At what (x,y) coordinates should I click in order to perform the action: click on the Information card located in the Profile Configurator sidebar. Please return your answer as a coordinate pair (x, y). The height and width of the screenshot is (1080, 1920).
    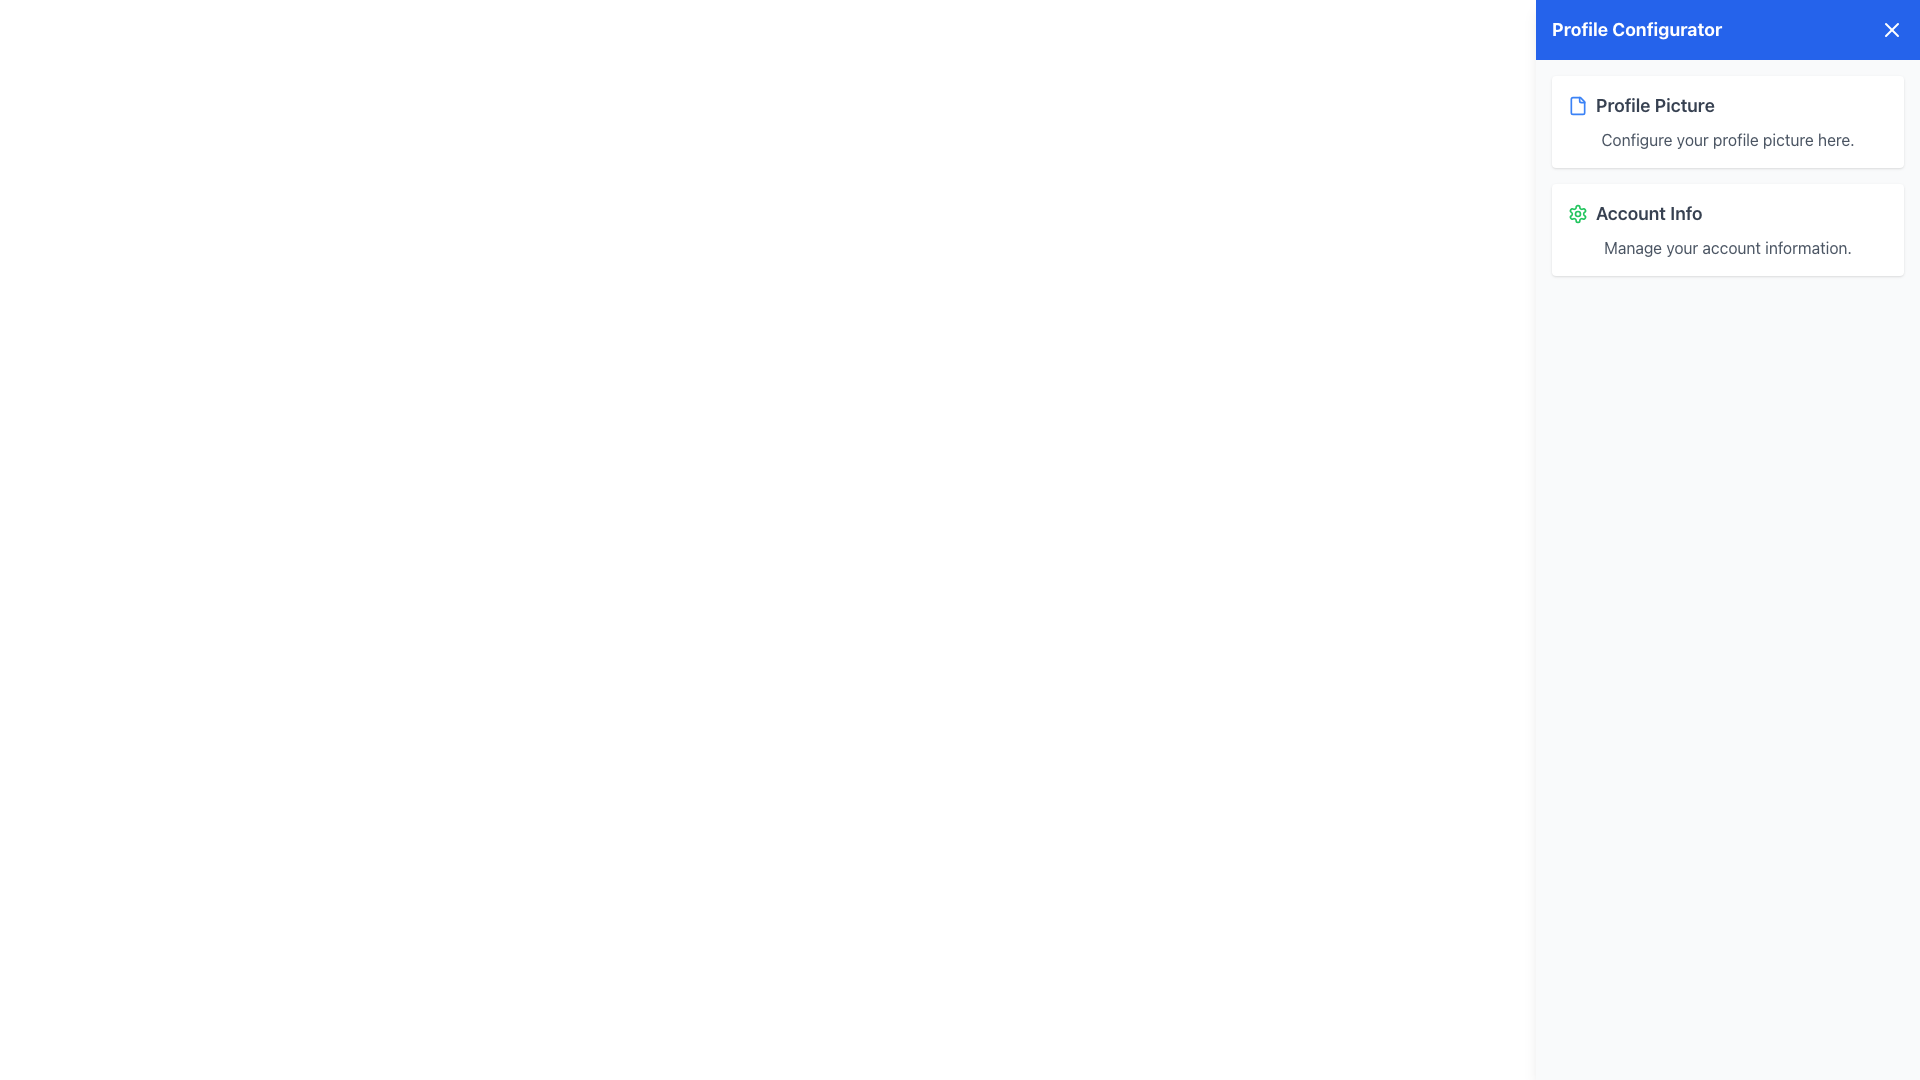
    Looking at the image, I should click on (1727, 229).